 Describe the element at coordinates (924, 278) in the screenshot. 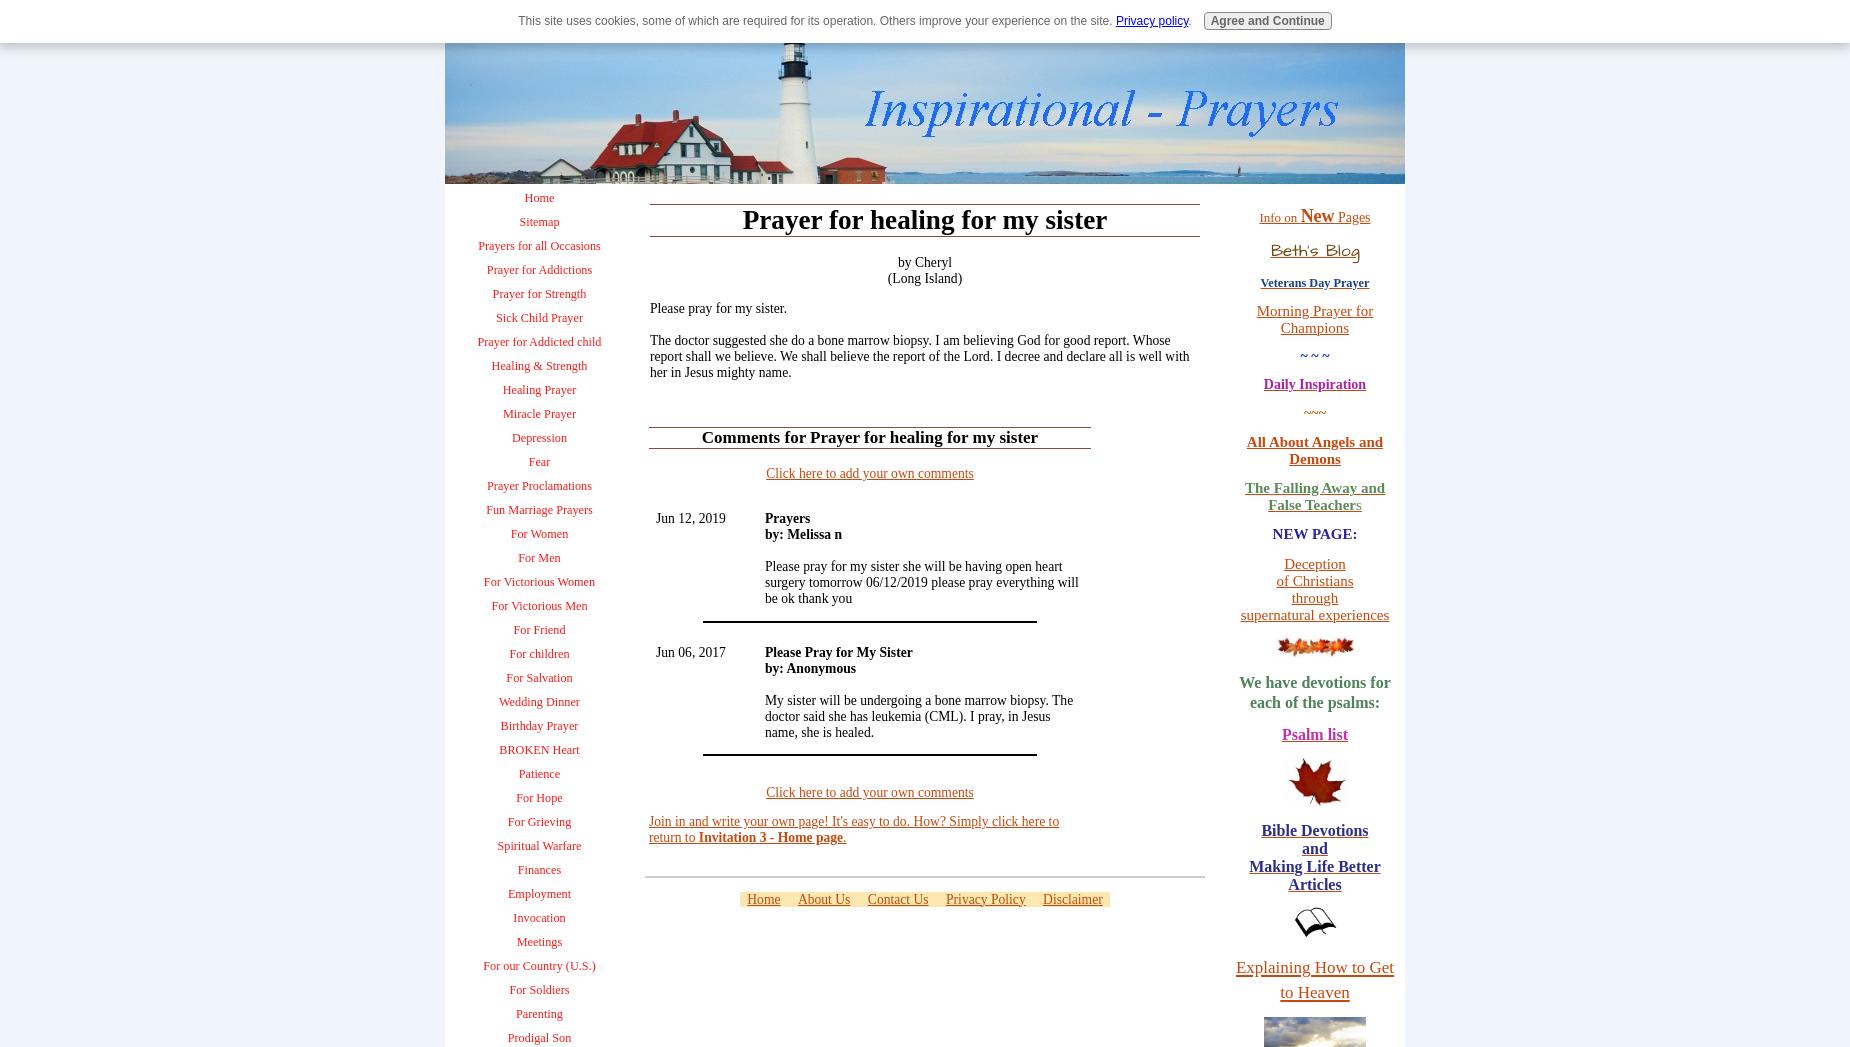

I see `'(Long Island)'` at that location.